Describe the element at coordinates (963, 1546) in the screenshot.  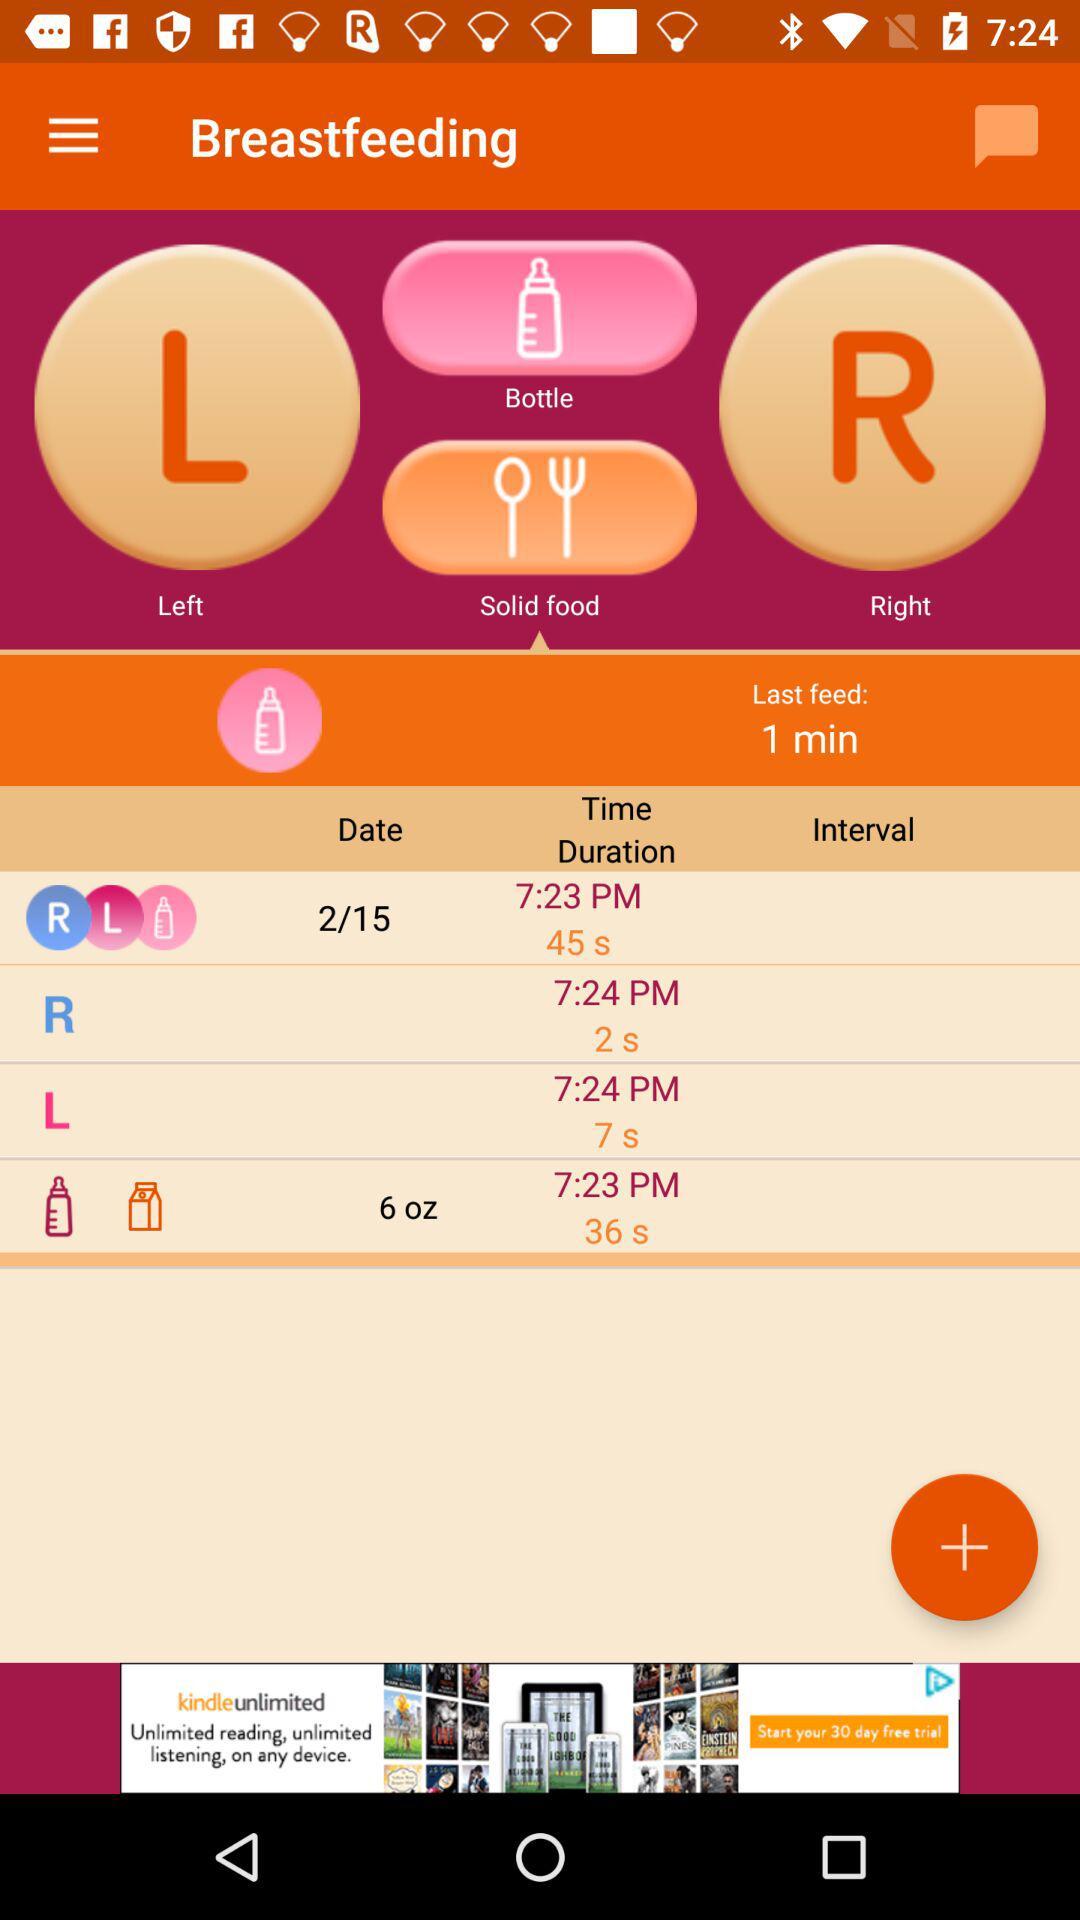
I see `the add icon` at that location.